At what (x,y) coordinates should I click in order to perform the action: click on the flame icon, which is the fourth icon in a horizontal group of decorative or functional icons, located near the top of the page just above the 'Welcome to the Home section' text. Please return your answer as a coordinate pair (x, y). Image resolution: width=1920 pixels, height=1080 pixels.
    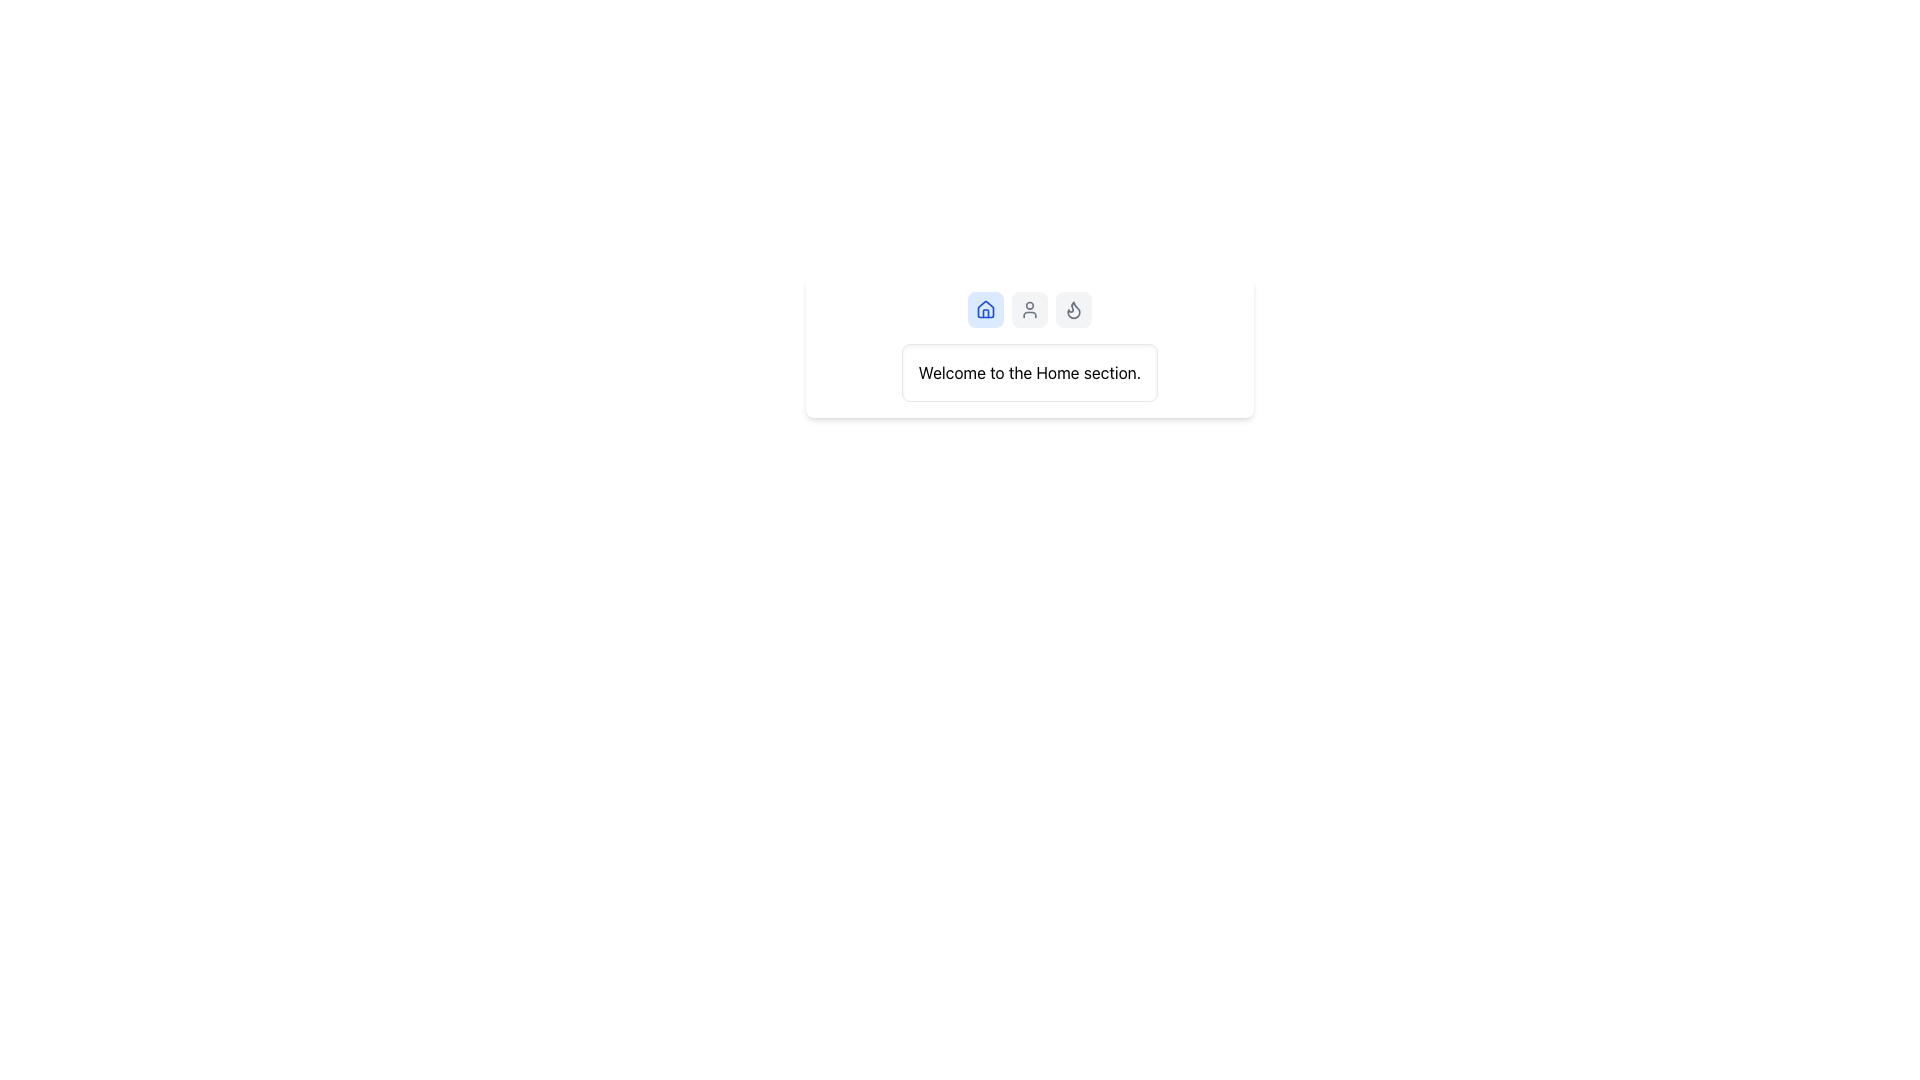
    Looking at the image, I should click on (1073, 309).